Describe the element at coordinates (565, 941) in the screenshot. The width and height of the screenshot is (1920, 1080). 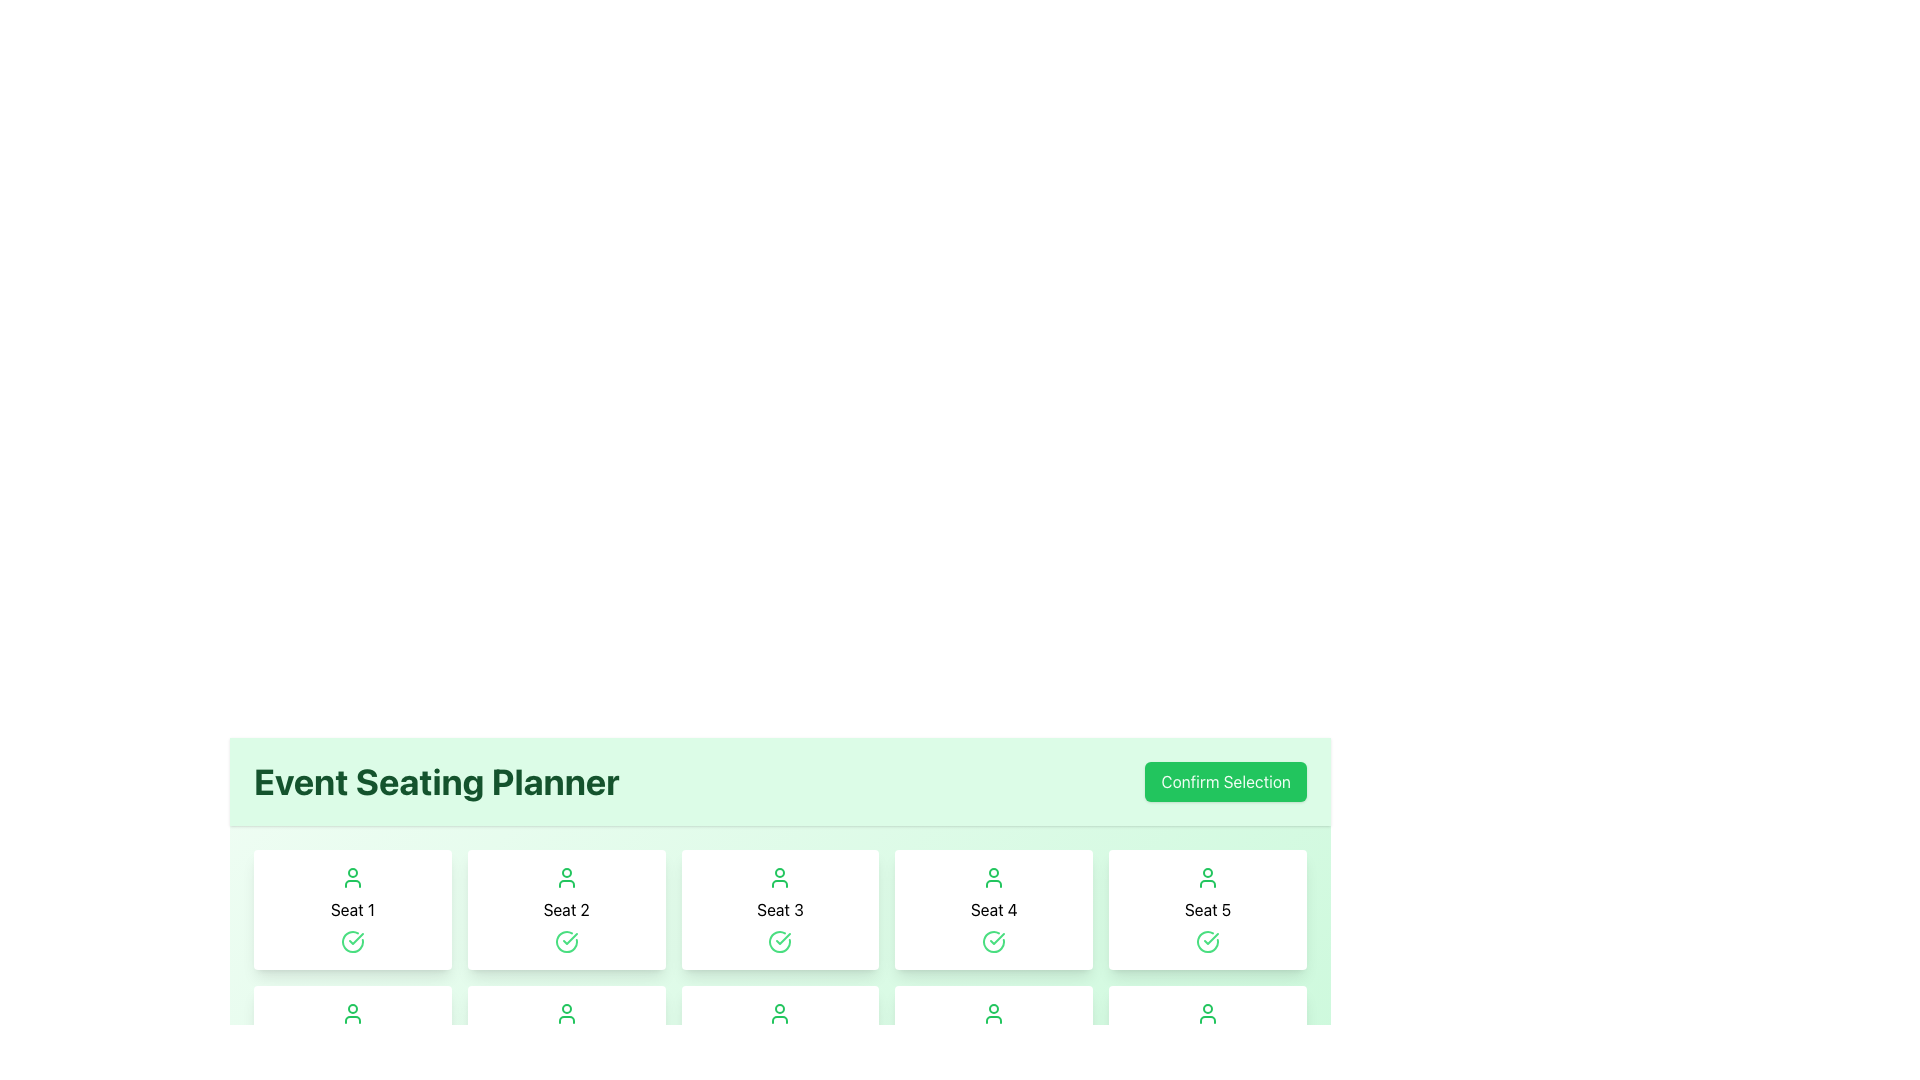
I see `the unchecked SVG component representing the inactive status of 'Seat 2' in the seat selection row` at that location.